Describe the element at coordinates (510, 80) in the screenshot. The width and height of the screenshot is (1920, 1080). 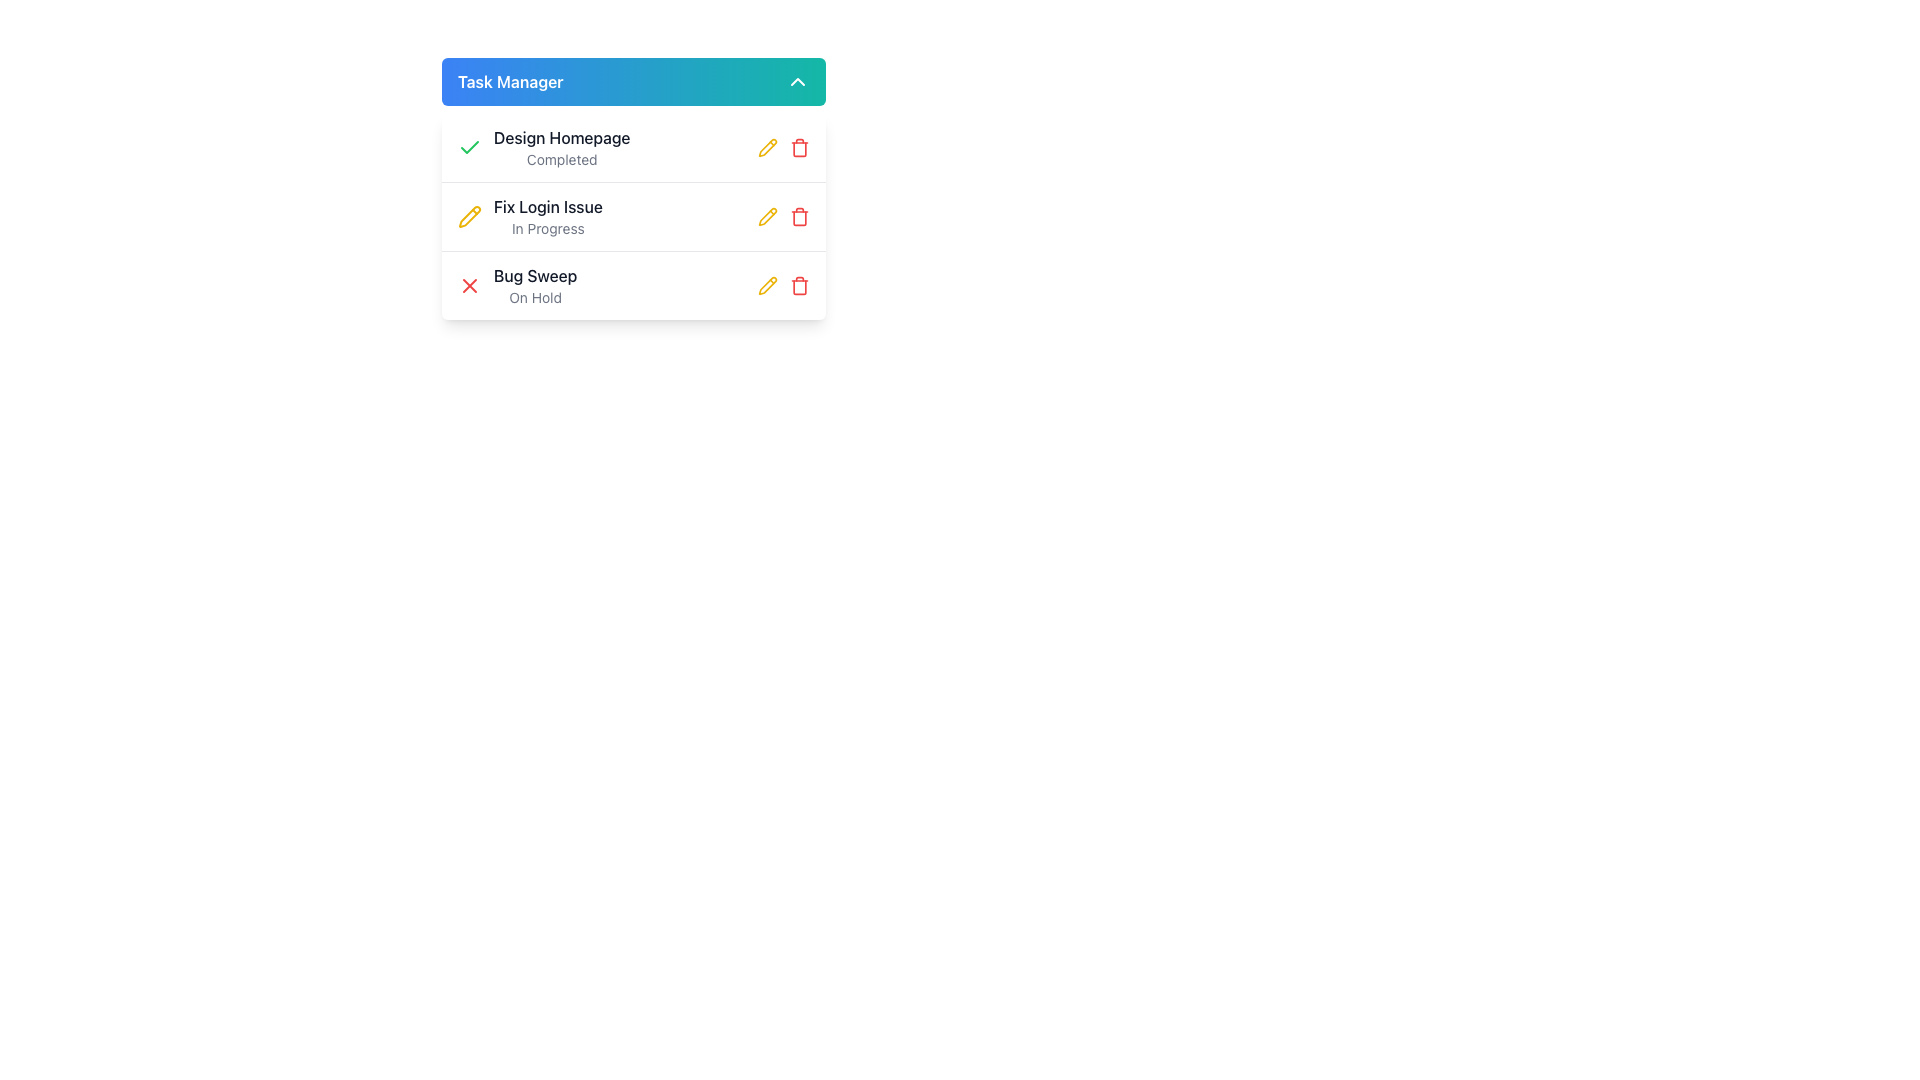
I see `title or heading text located at the top left corner of the interface, adjacent to a chevron icon on its right` at that location.